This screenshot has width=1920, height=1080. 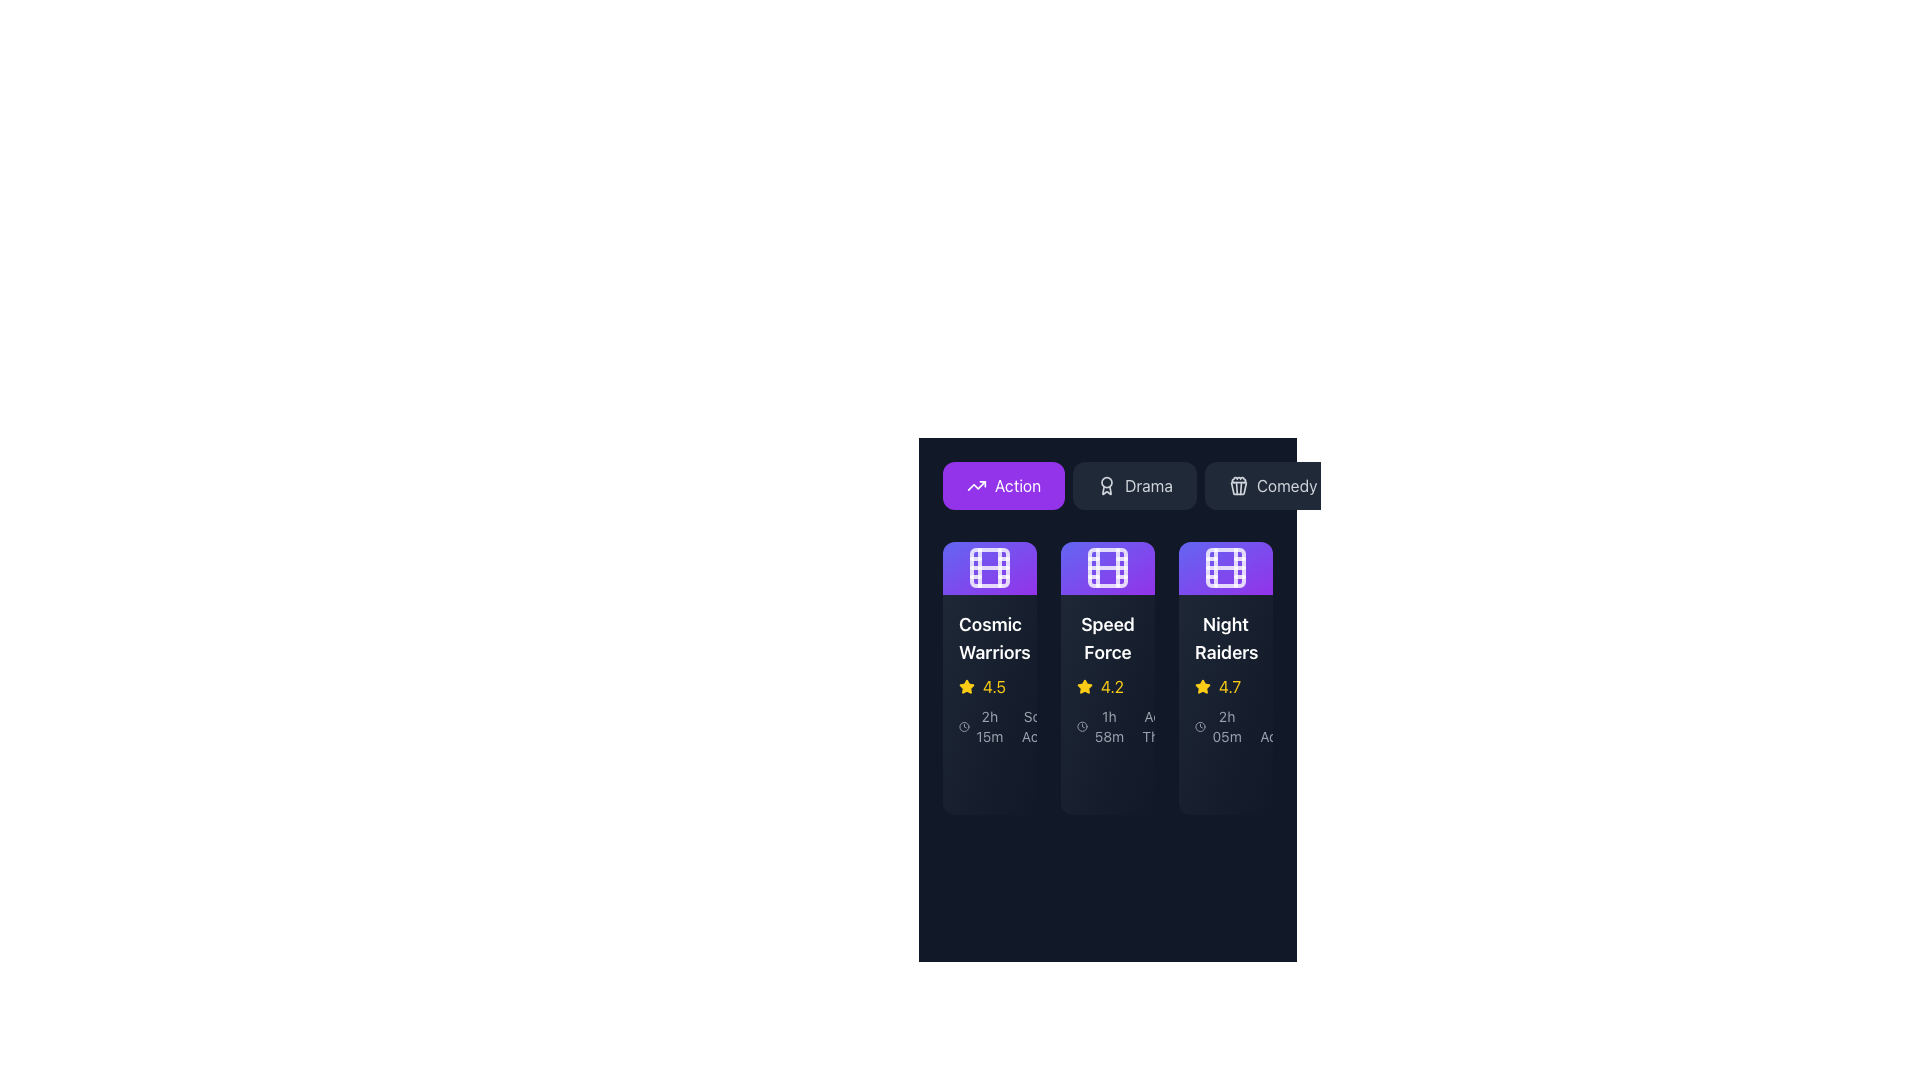 I want to click on the text element styled in bold white font that reads 'Speed Force', located at the center of the second card in a row of selectable movie titles, so click(x=1107, y=637).